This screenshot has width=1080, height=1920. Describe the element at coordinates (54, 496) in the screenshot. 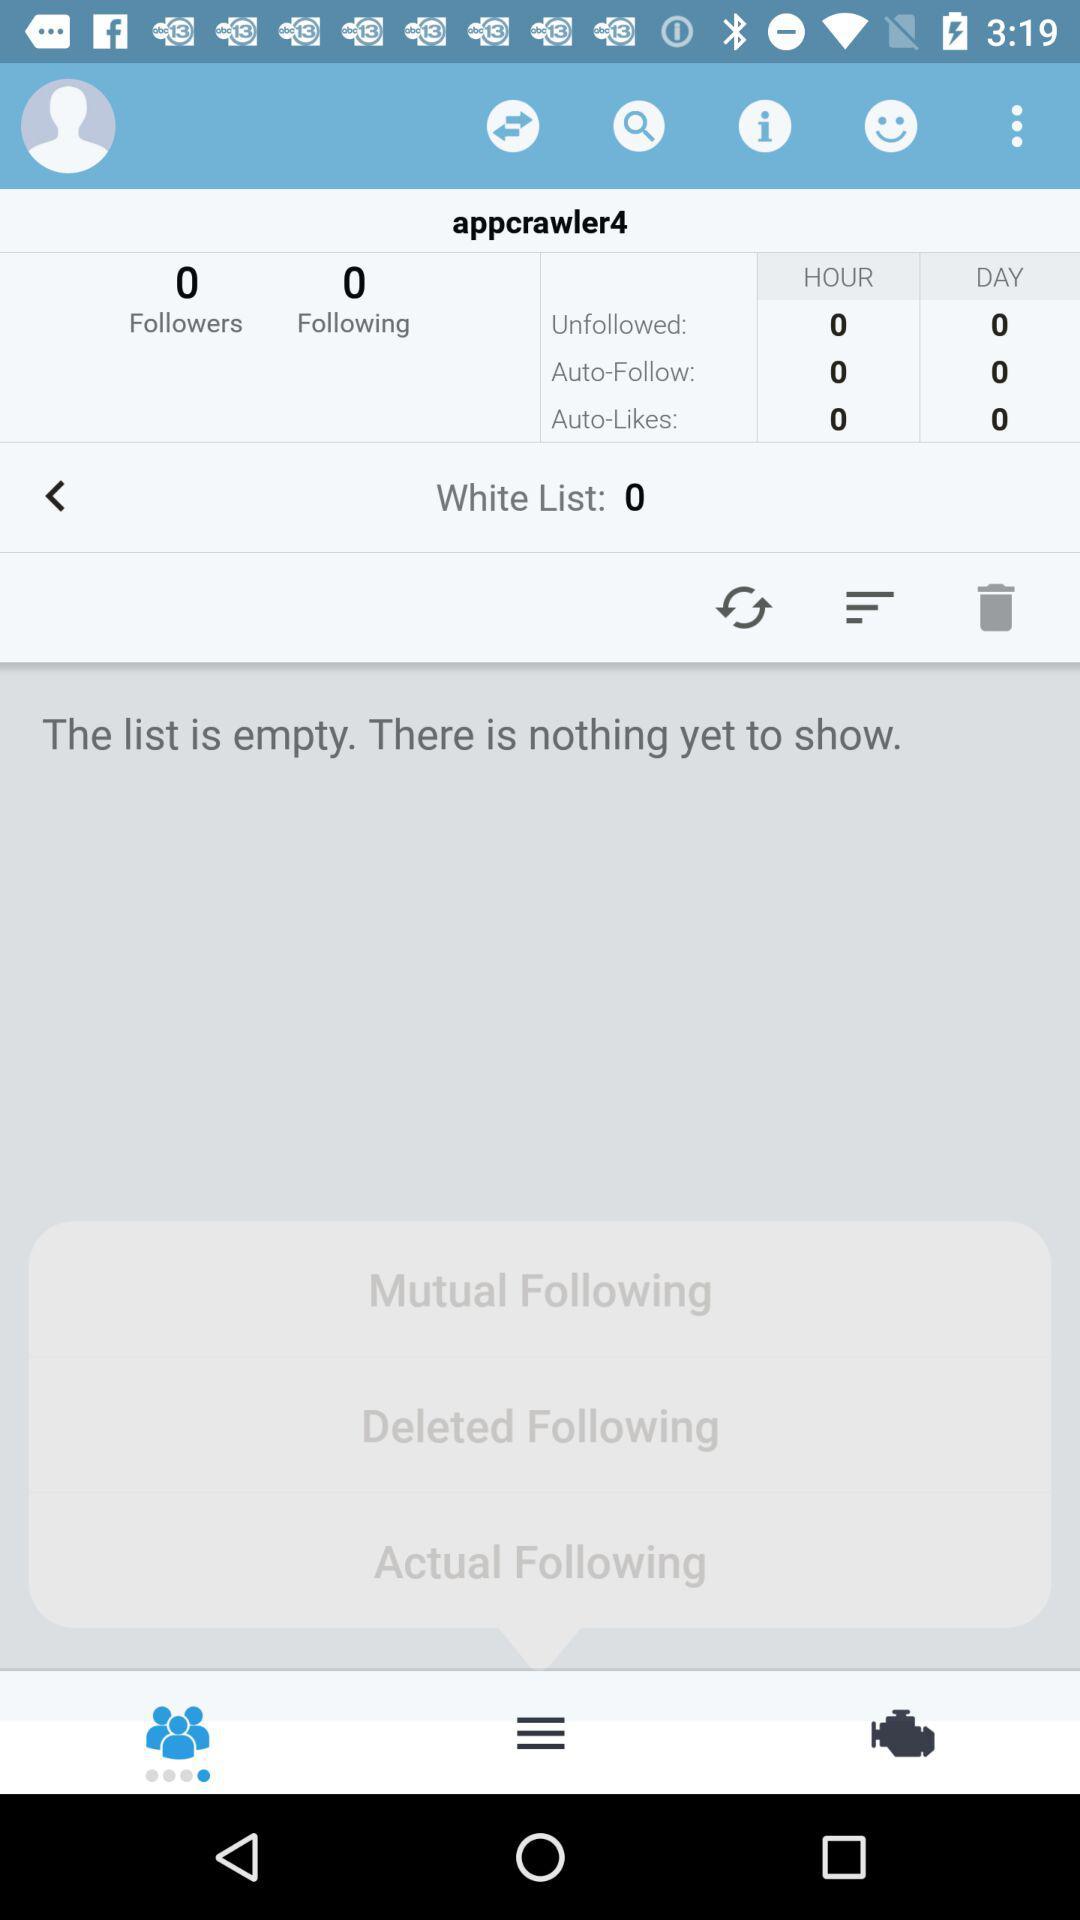

I see `the arrow_backward icon` at that location.